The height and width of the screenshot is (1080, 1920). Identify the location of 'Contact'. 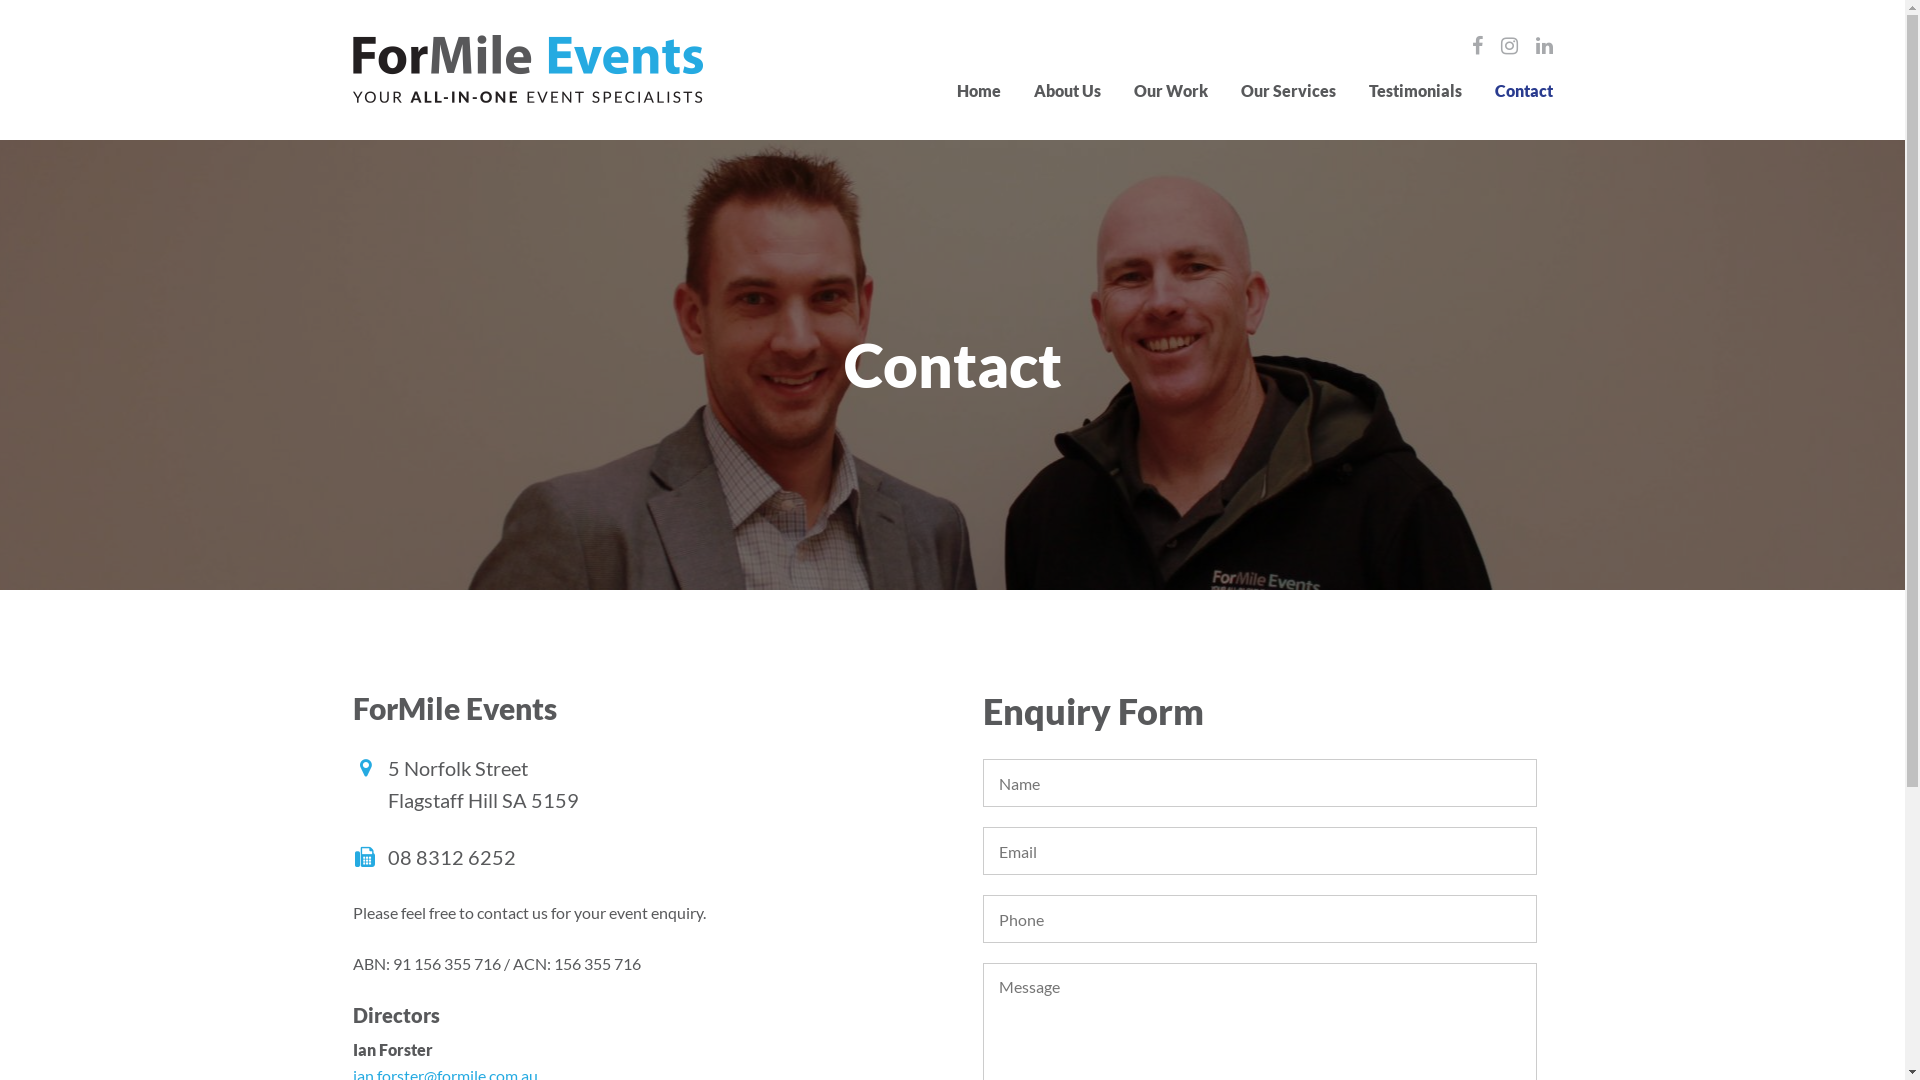
(1521, 90).